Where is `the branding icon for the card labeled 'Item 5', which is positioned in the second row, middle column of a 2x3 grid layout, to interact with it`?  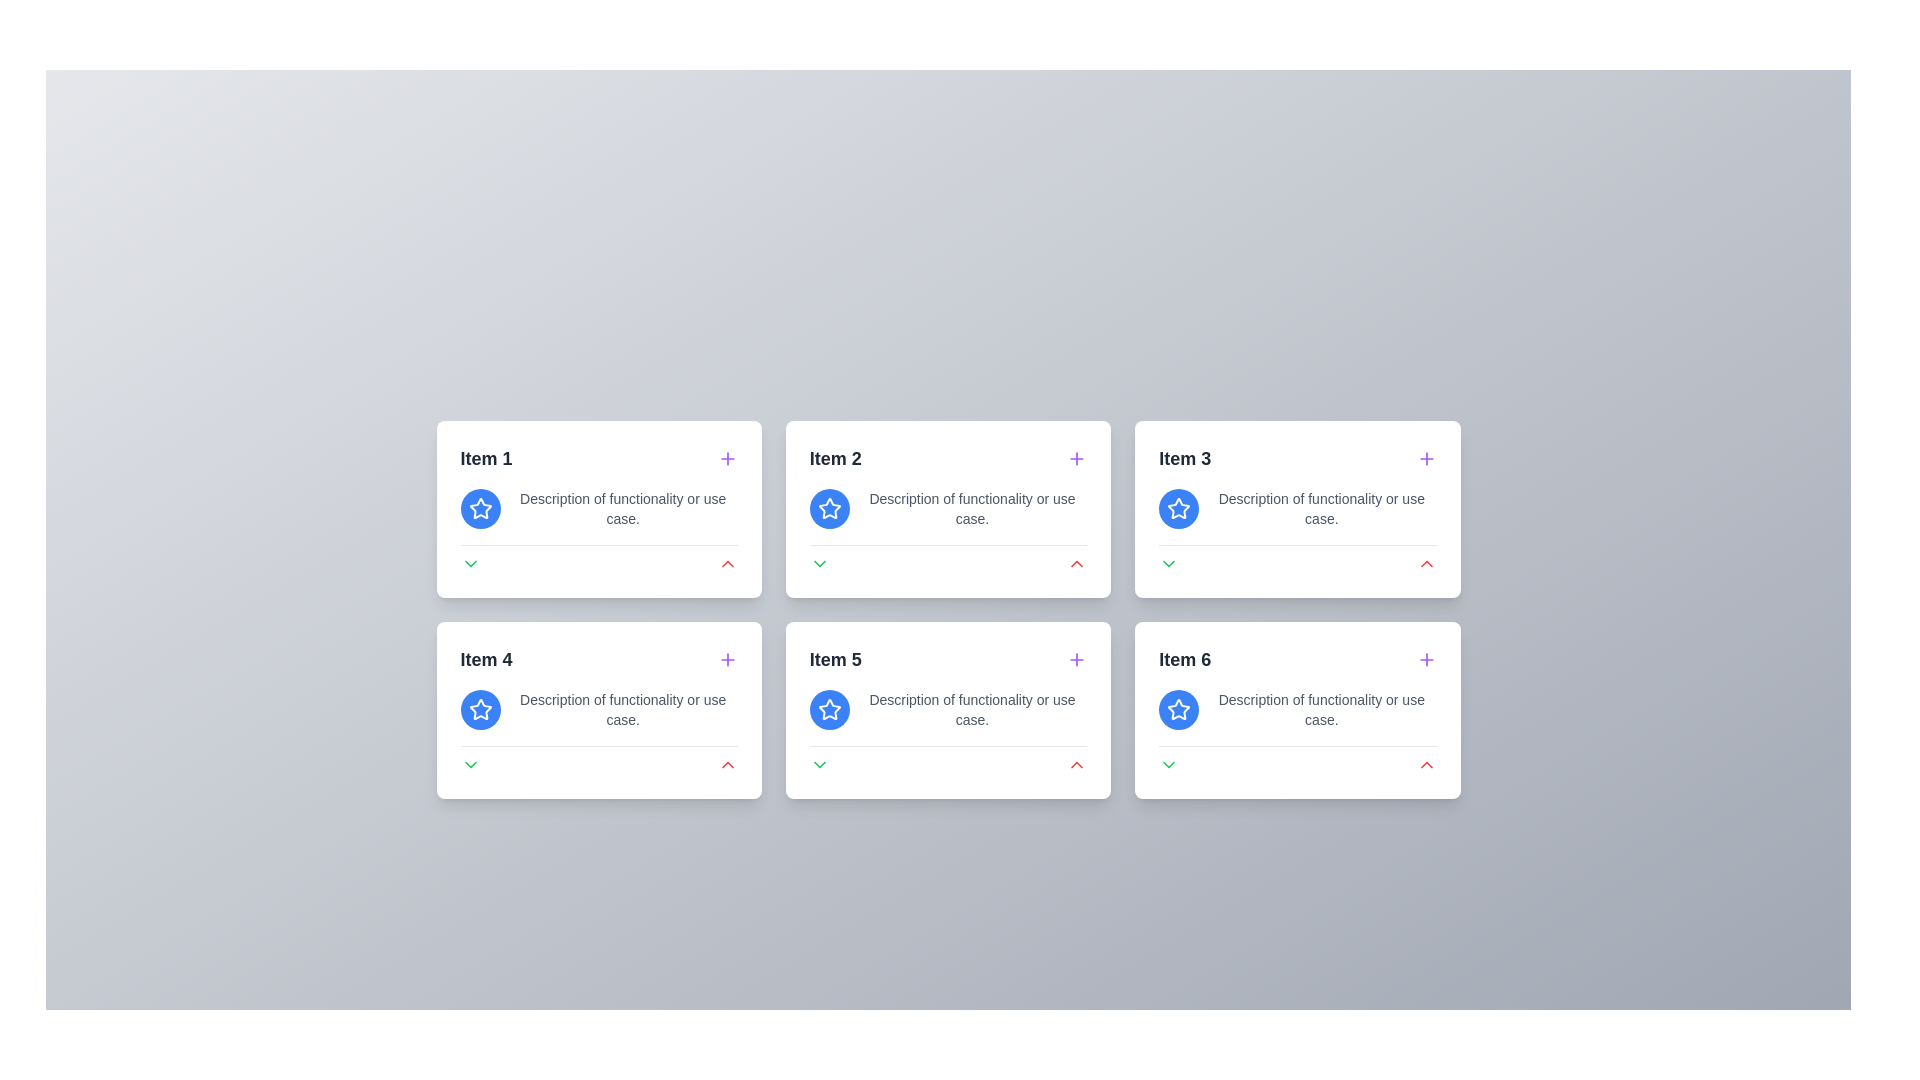 the branding icon for the card labeled 'Item 5', which is positioned in the second row, middle column of a 2x3 grid layout, to interact with it is located at coordinates (829, 708).